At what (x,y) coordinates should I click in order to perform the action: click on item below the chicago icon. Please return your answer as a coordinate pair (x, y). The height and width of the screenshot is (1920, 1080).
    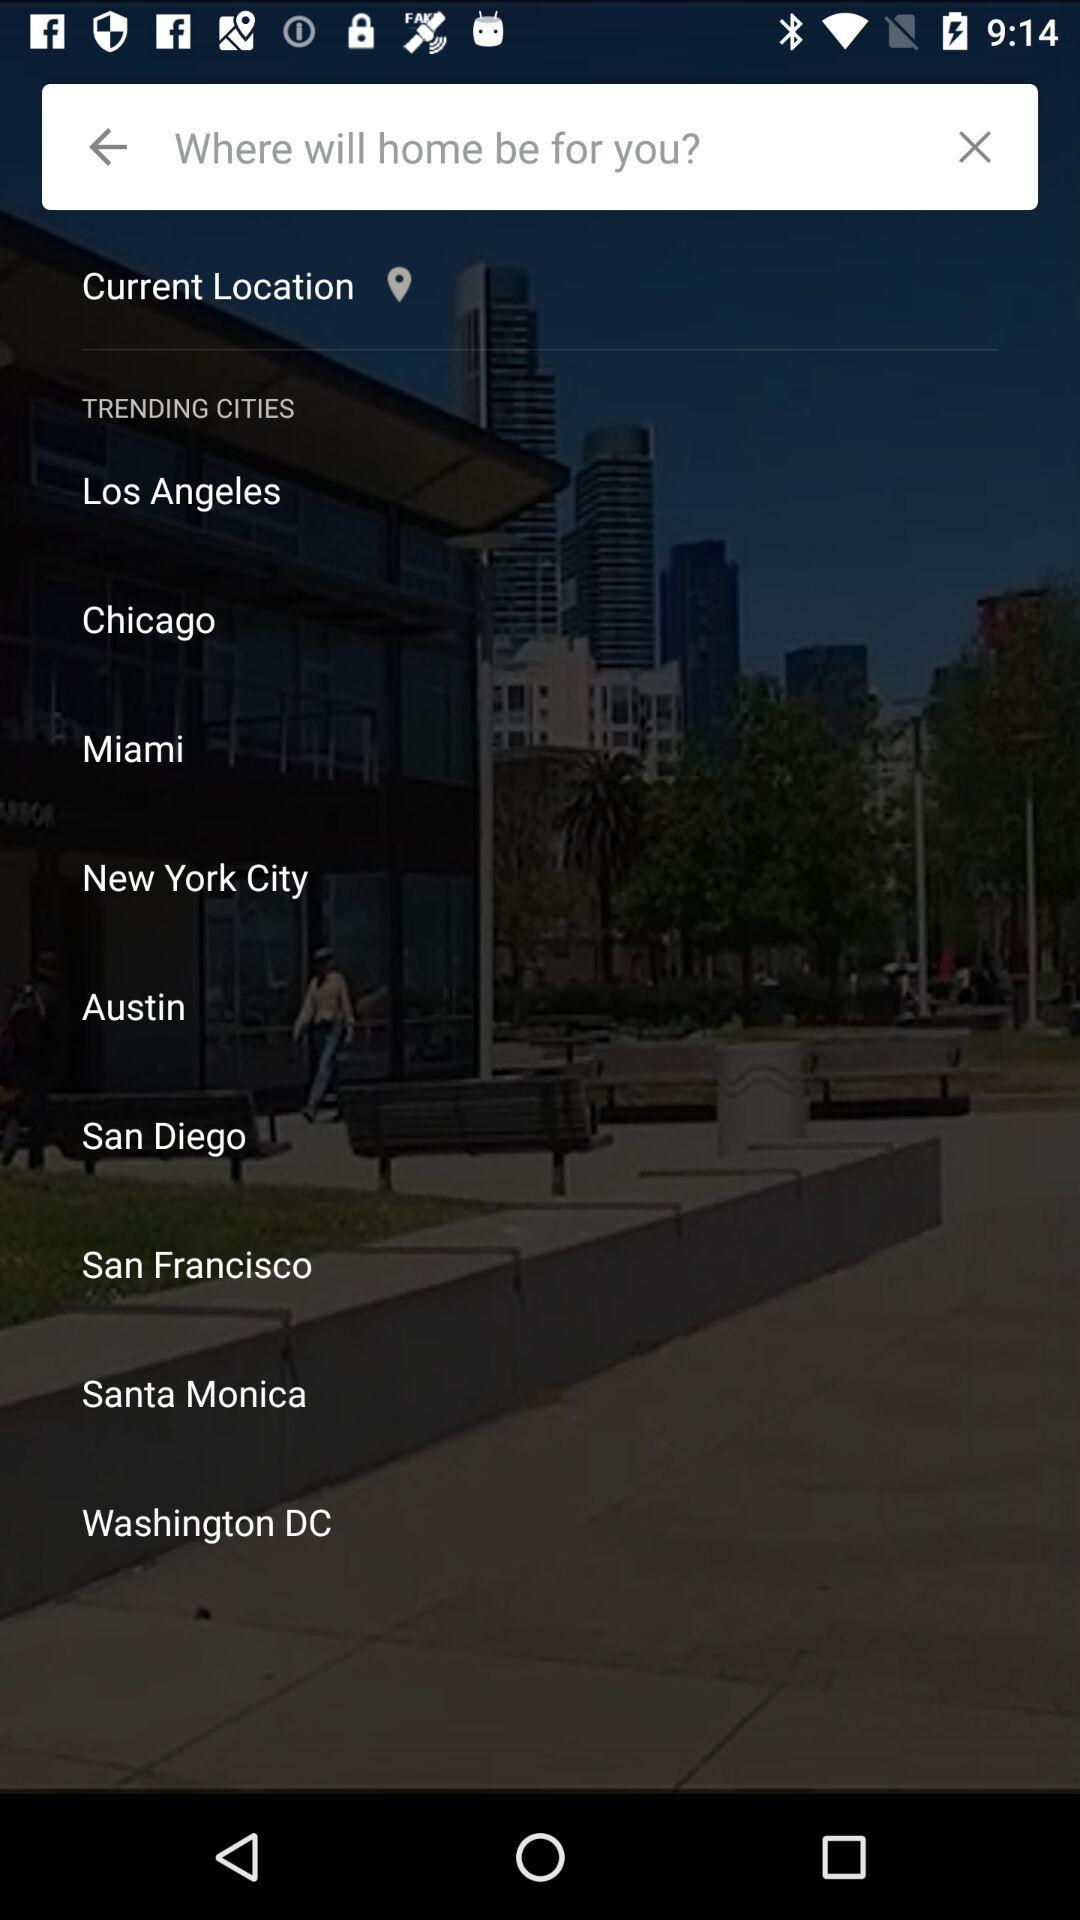
    Looking at the image, I should click on (540, 746).